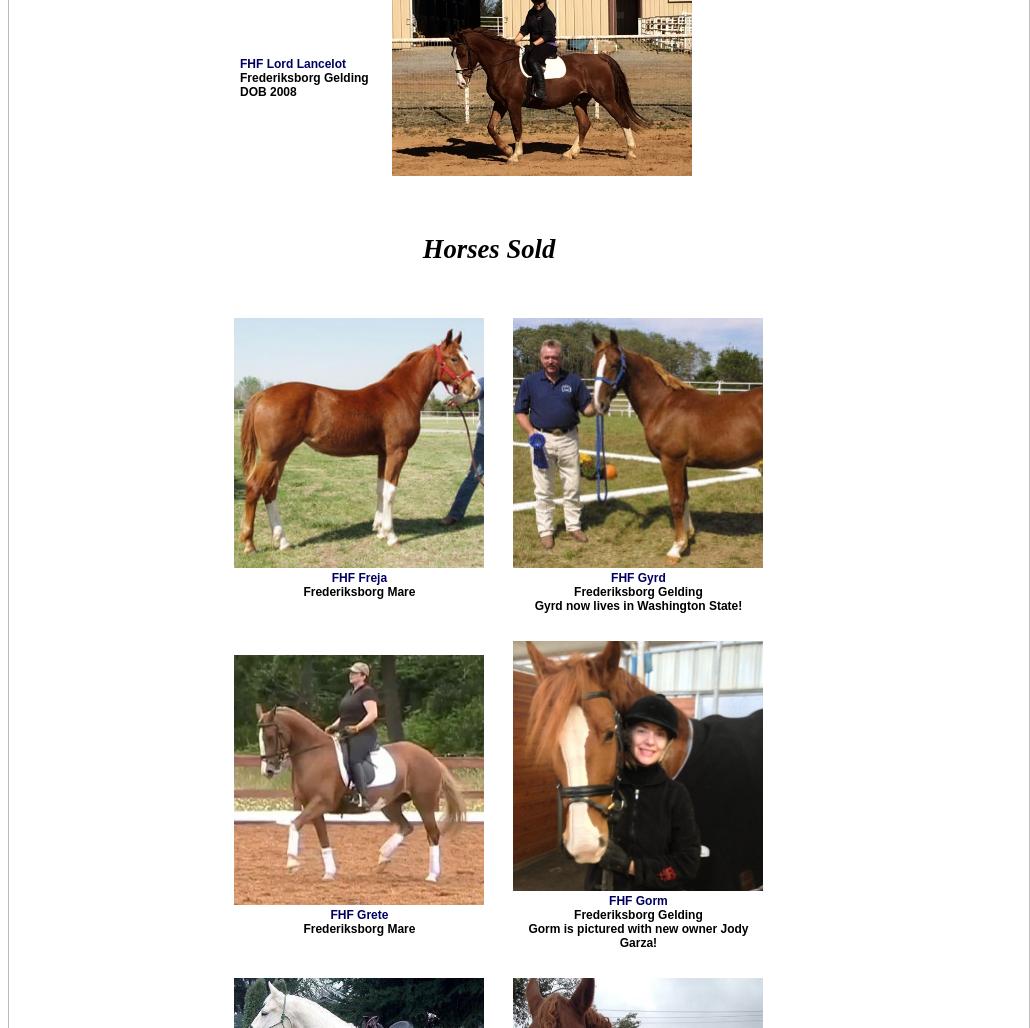 The image size is (1030, 1028). I want to click on 'FHF Gyrd', so click(636, 578).